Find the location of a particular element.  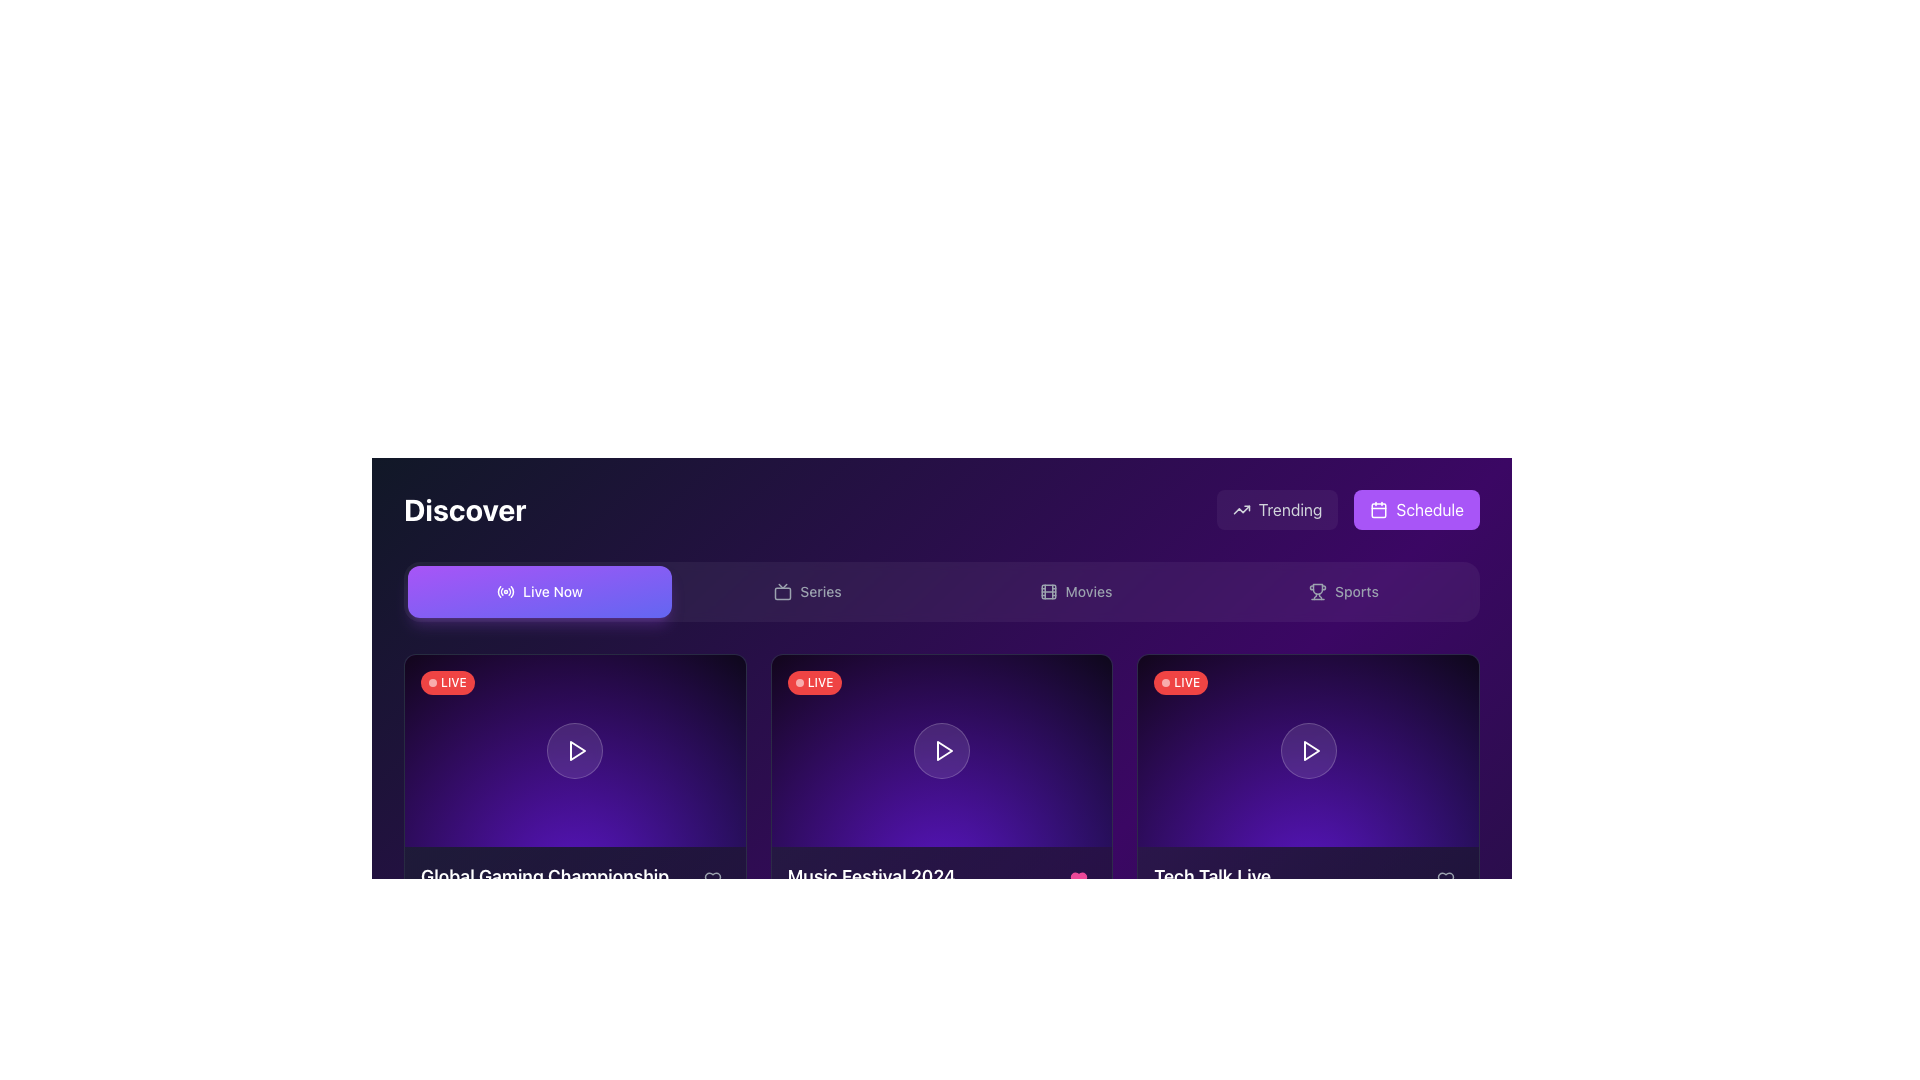

the visual icon representing the 'Sports' theme, which is positioned to the left of the 'Sports' text is located at coordinates (1318, 590).